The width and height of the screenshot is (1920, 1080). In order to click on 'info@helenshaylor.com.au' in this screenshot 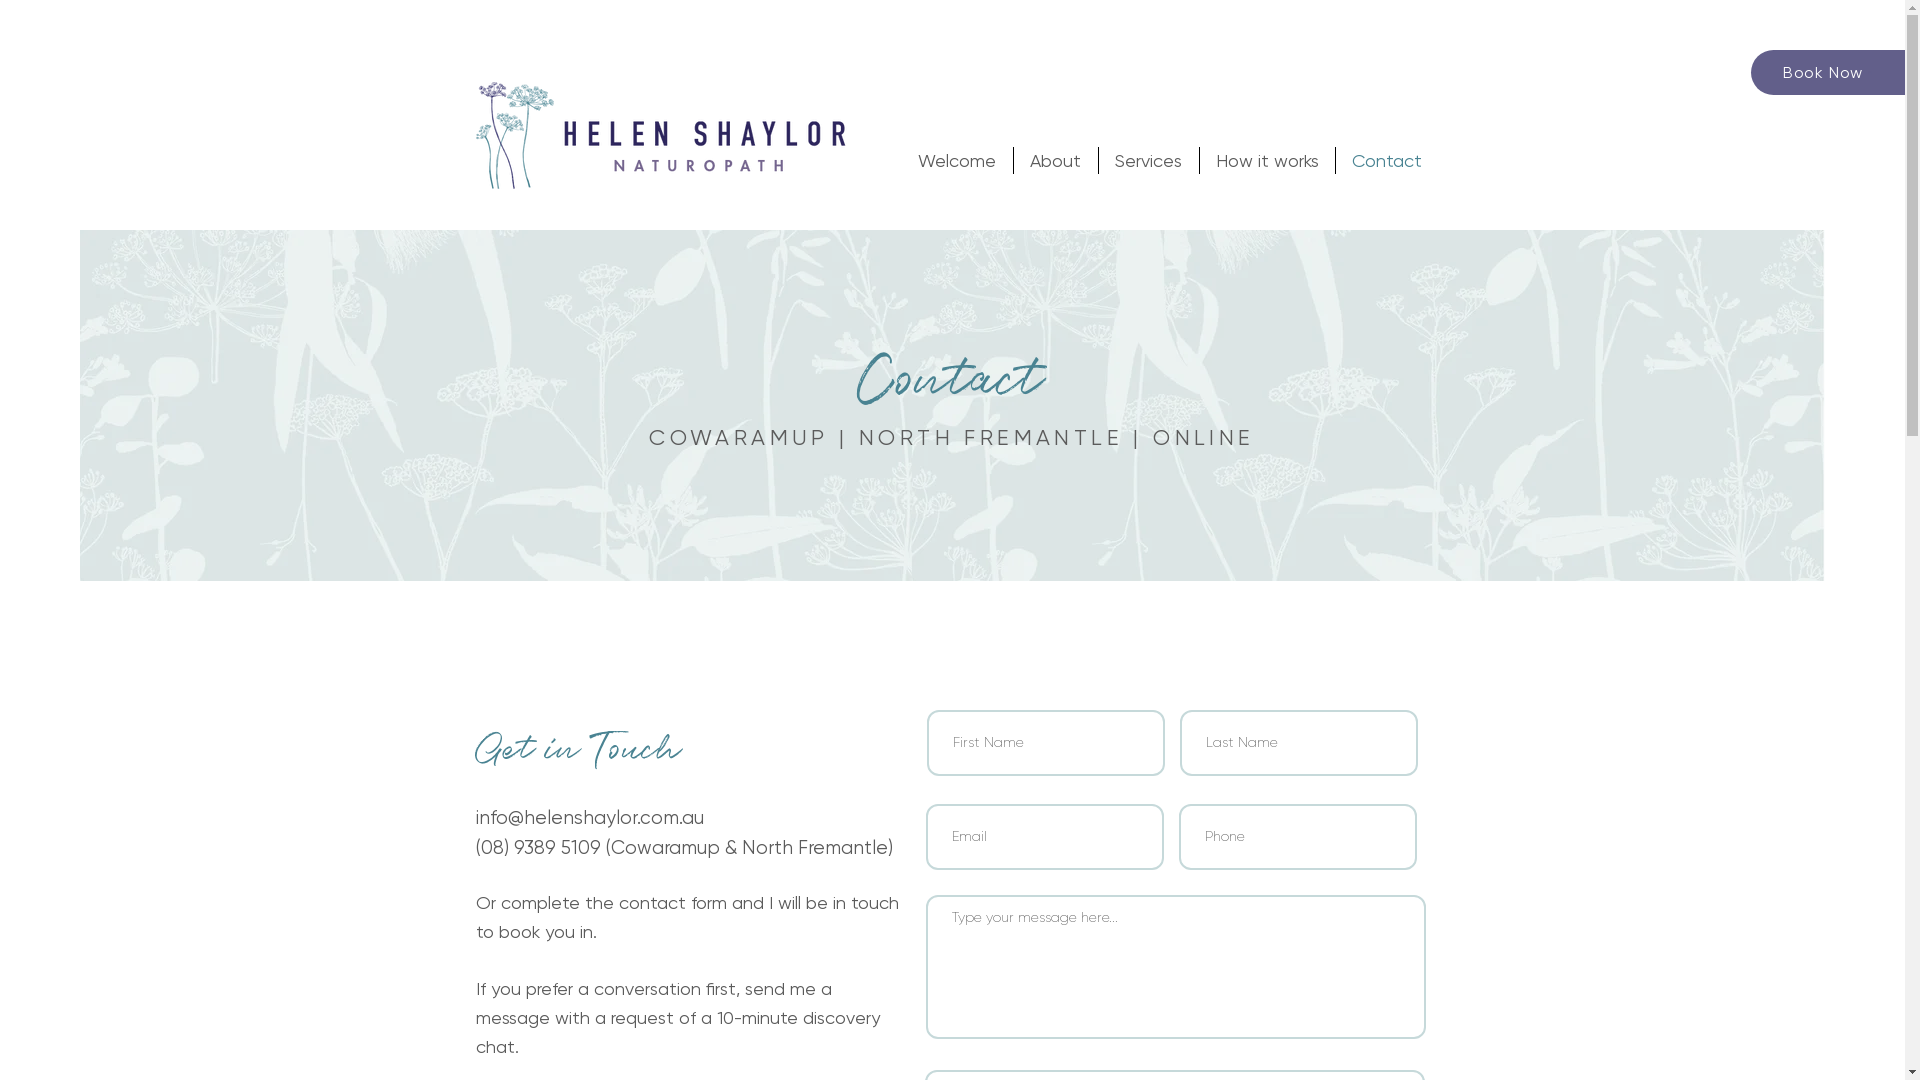, I will do `click(589, 817)`.